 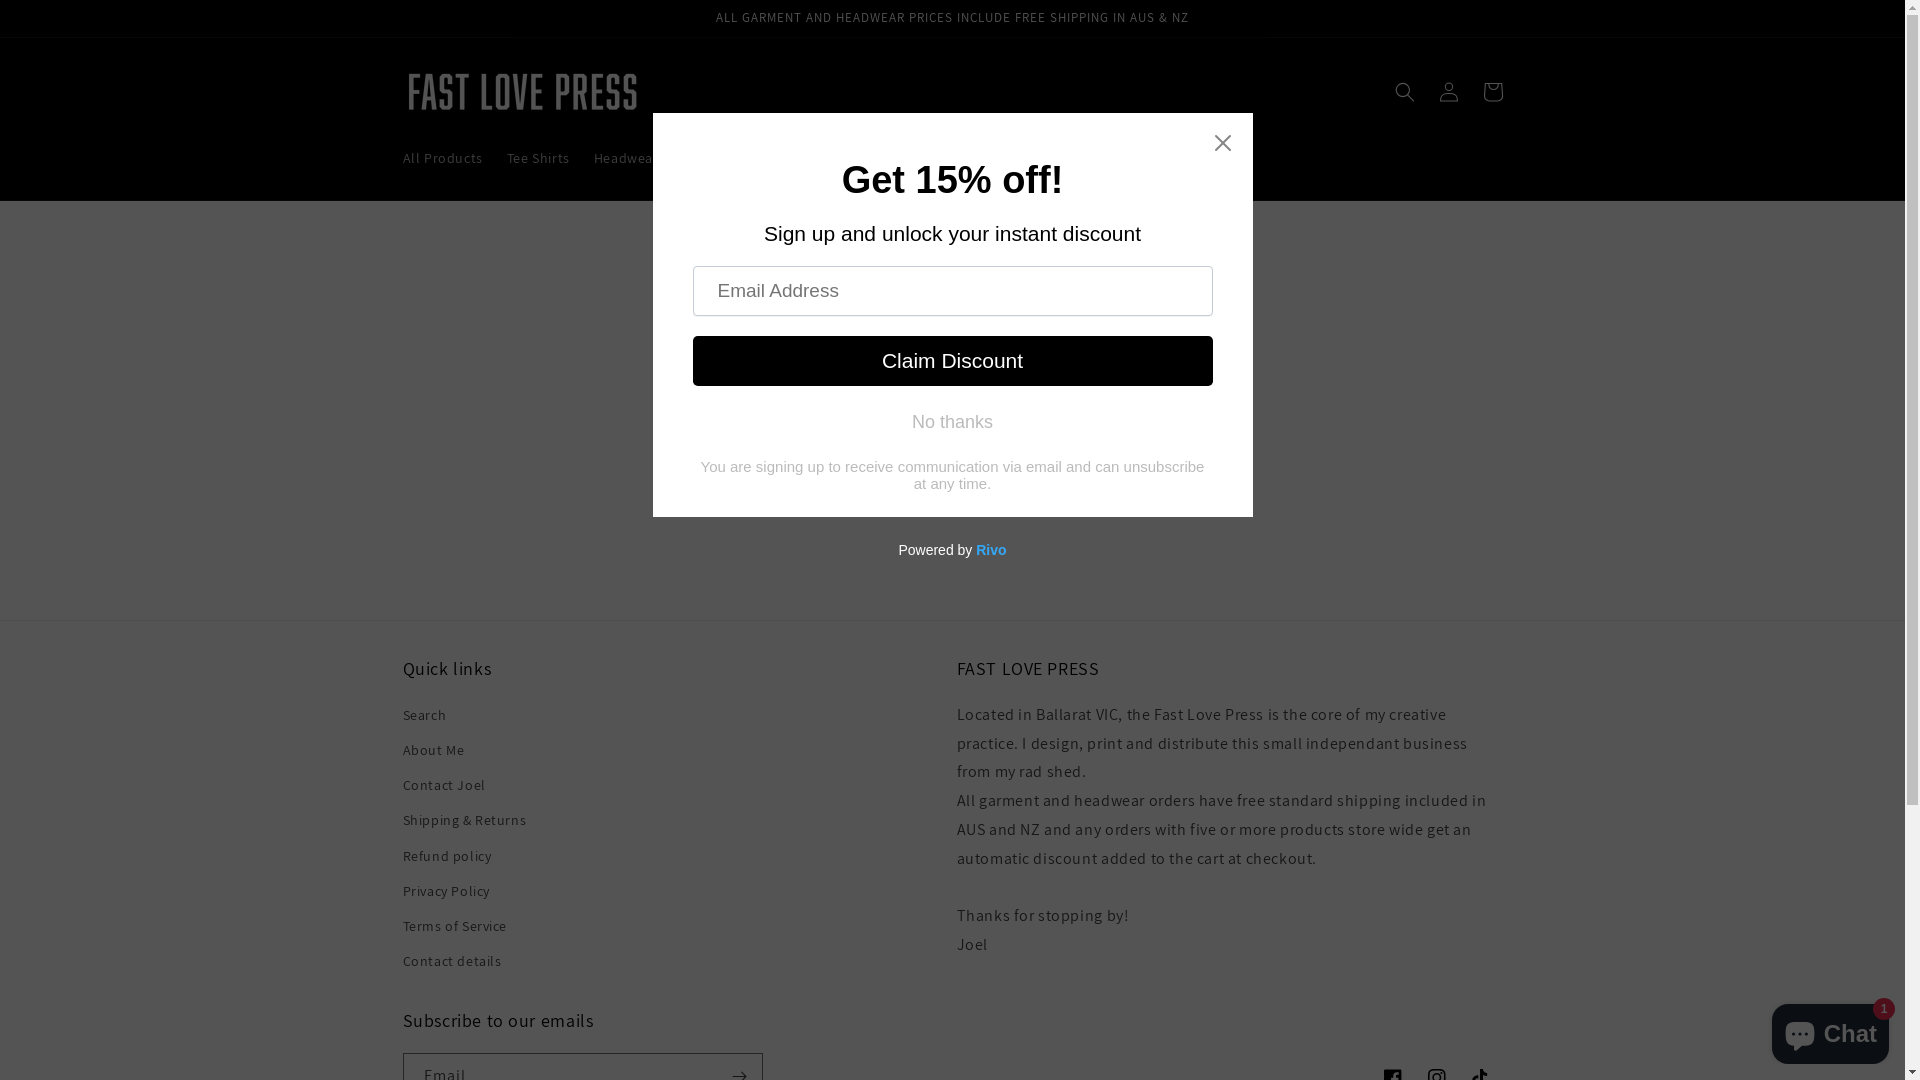 What do you see at coordinates (444, 890) in the screenshot?
I see `'Privacy Policy'` at bounding box center [444, 890].